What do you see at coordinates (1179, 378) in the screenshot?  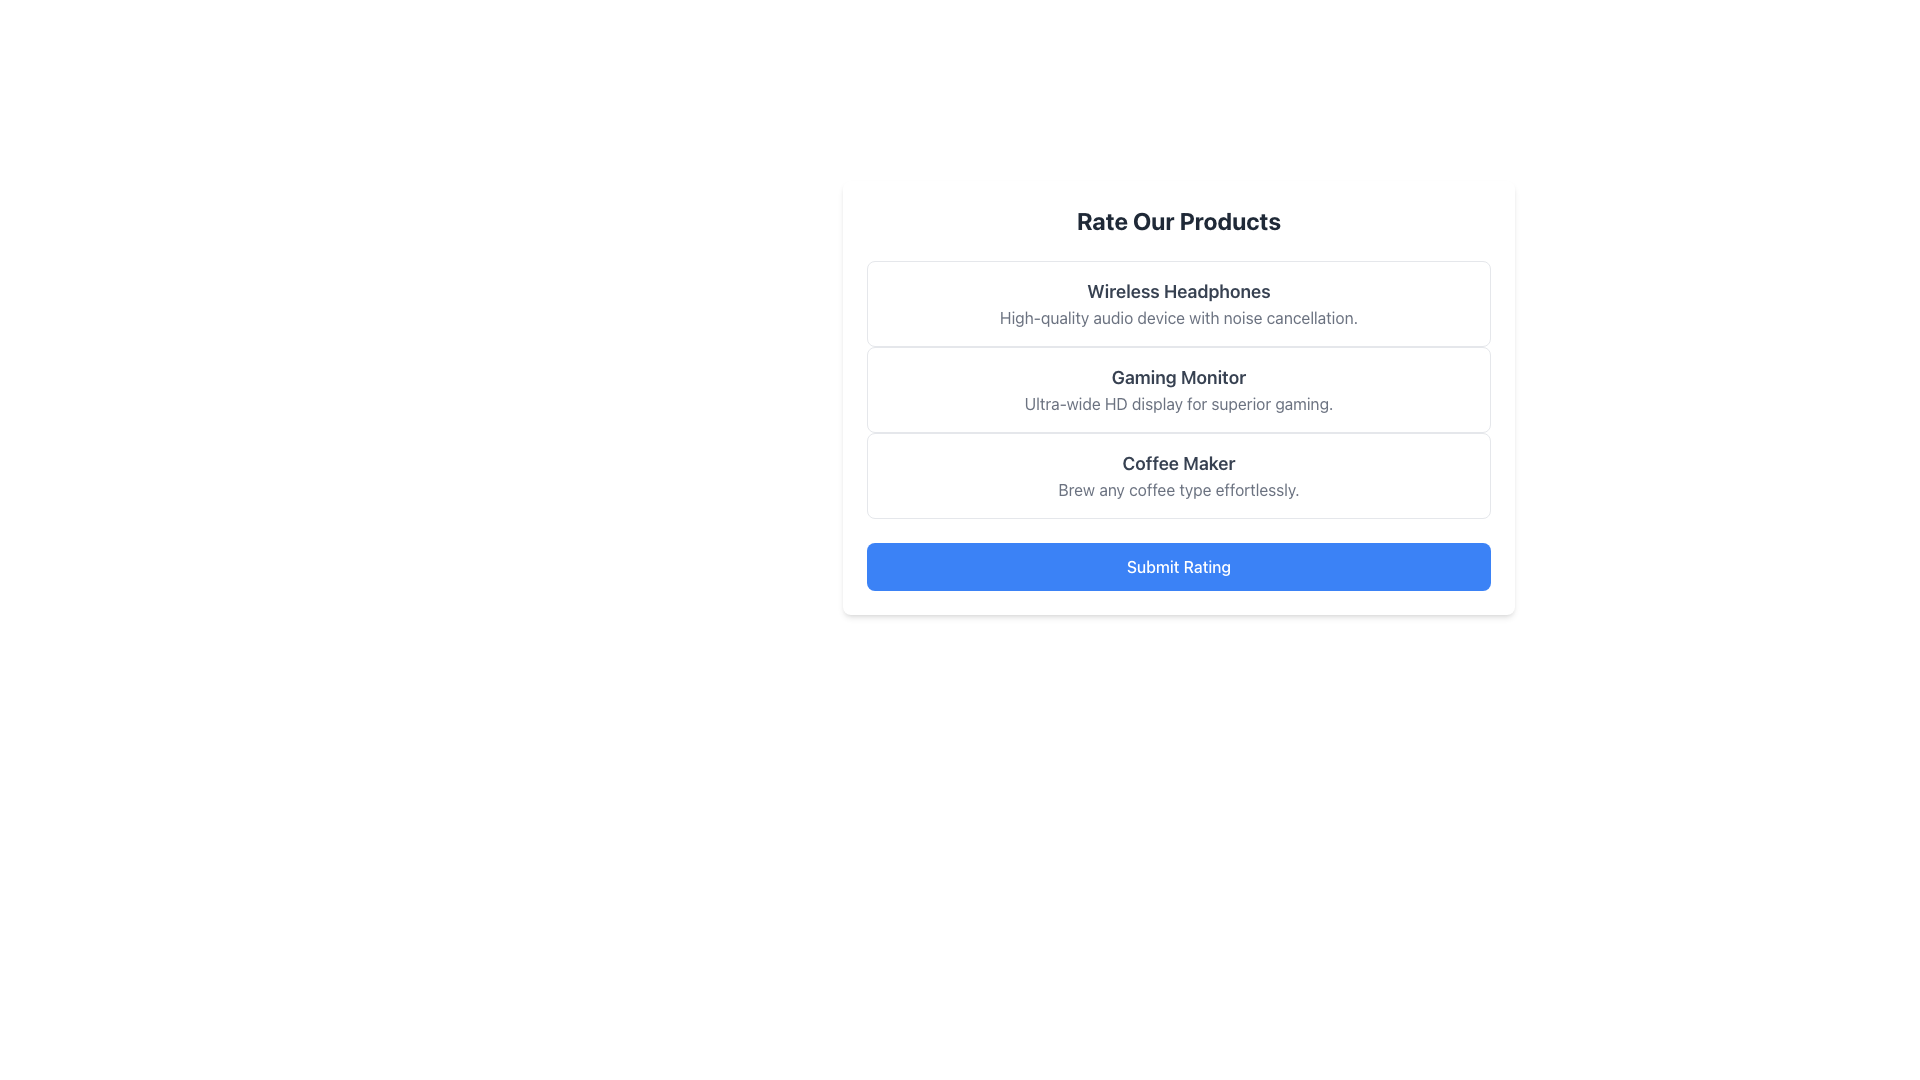 I see `styling of the centrally aligned title text that indicates the name of the product, positioned above the descriptive text regarding its ultra-wide HD display functionality` at bounding box center [1179, 378].